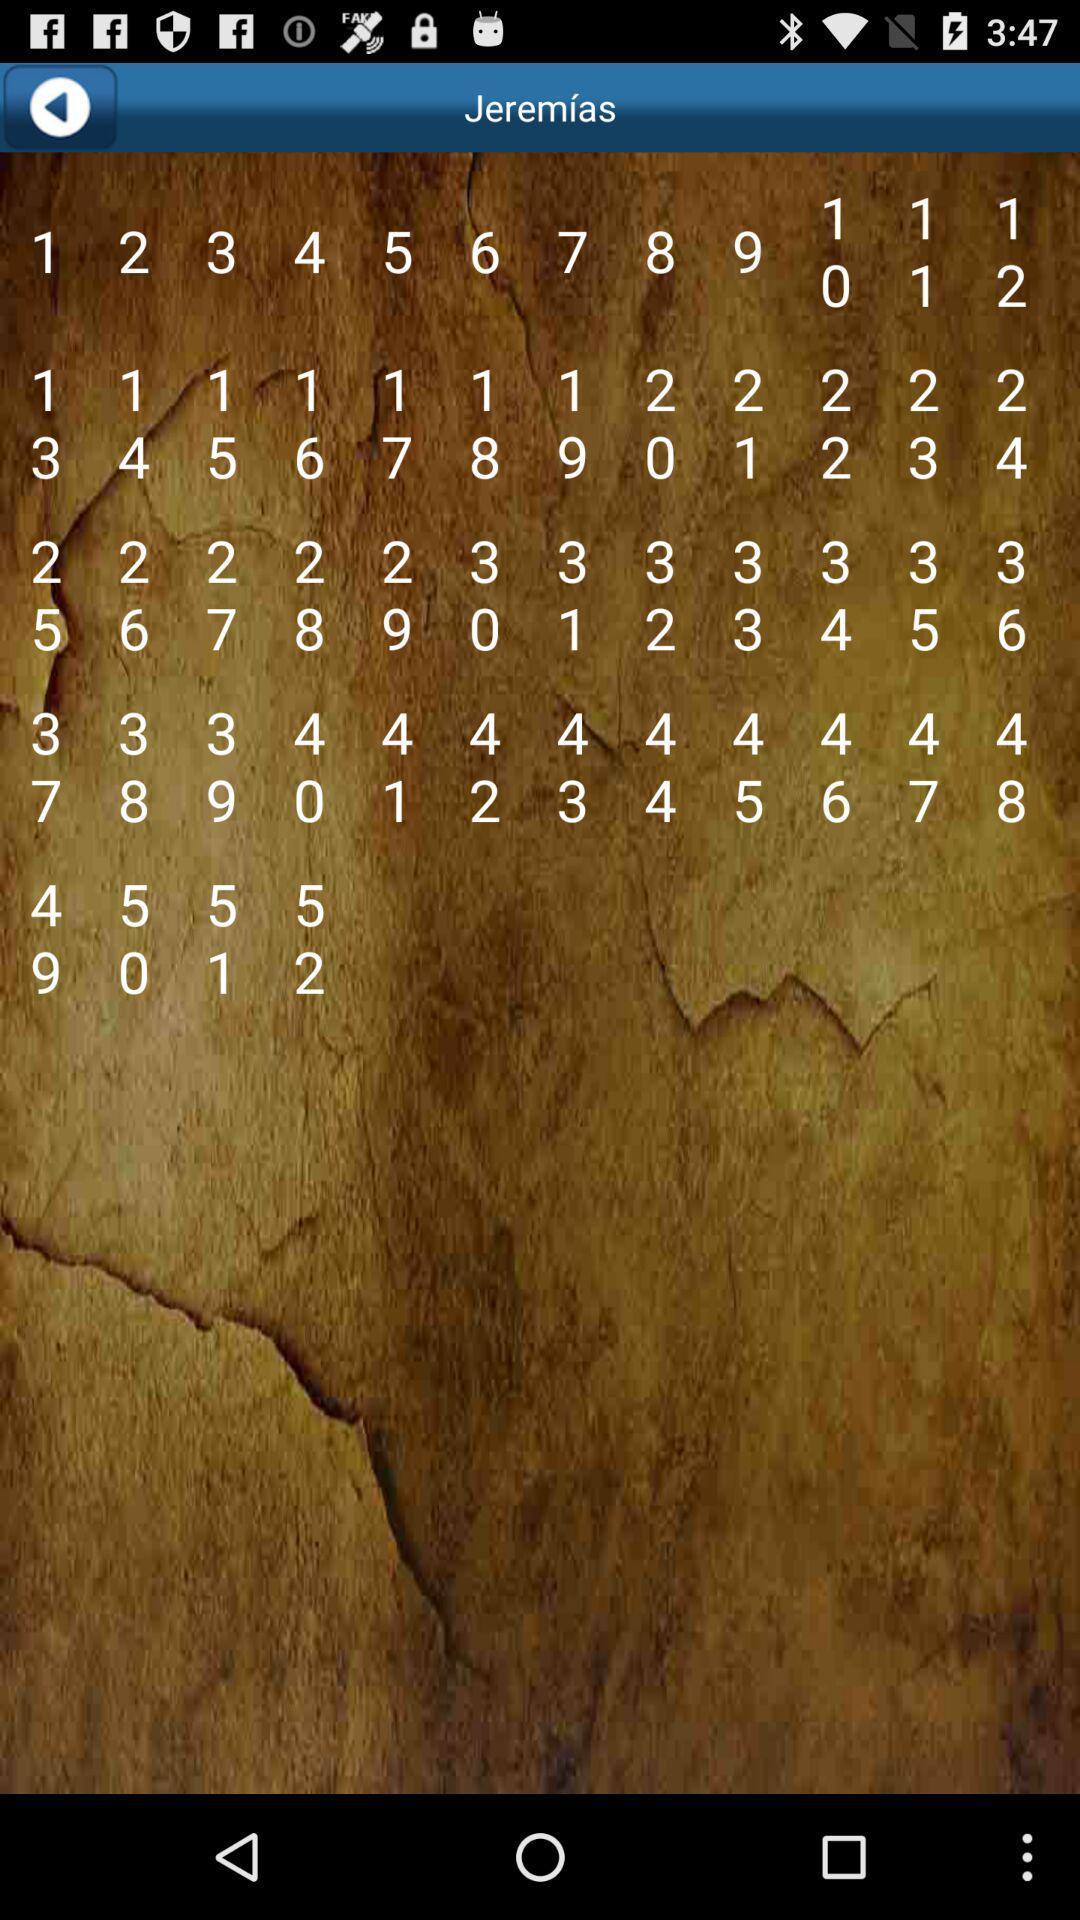  What do you see at coordinates (58, 106) in the screenshot?
I see `go back` at bounding box center [58, 106].